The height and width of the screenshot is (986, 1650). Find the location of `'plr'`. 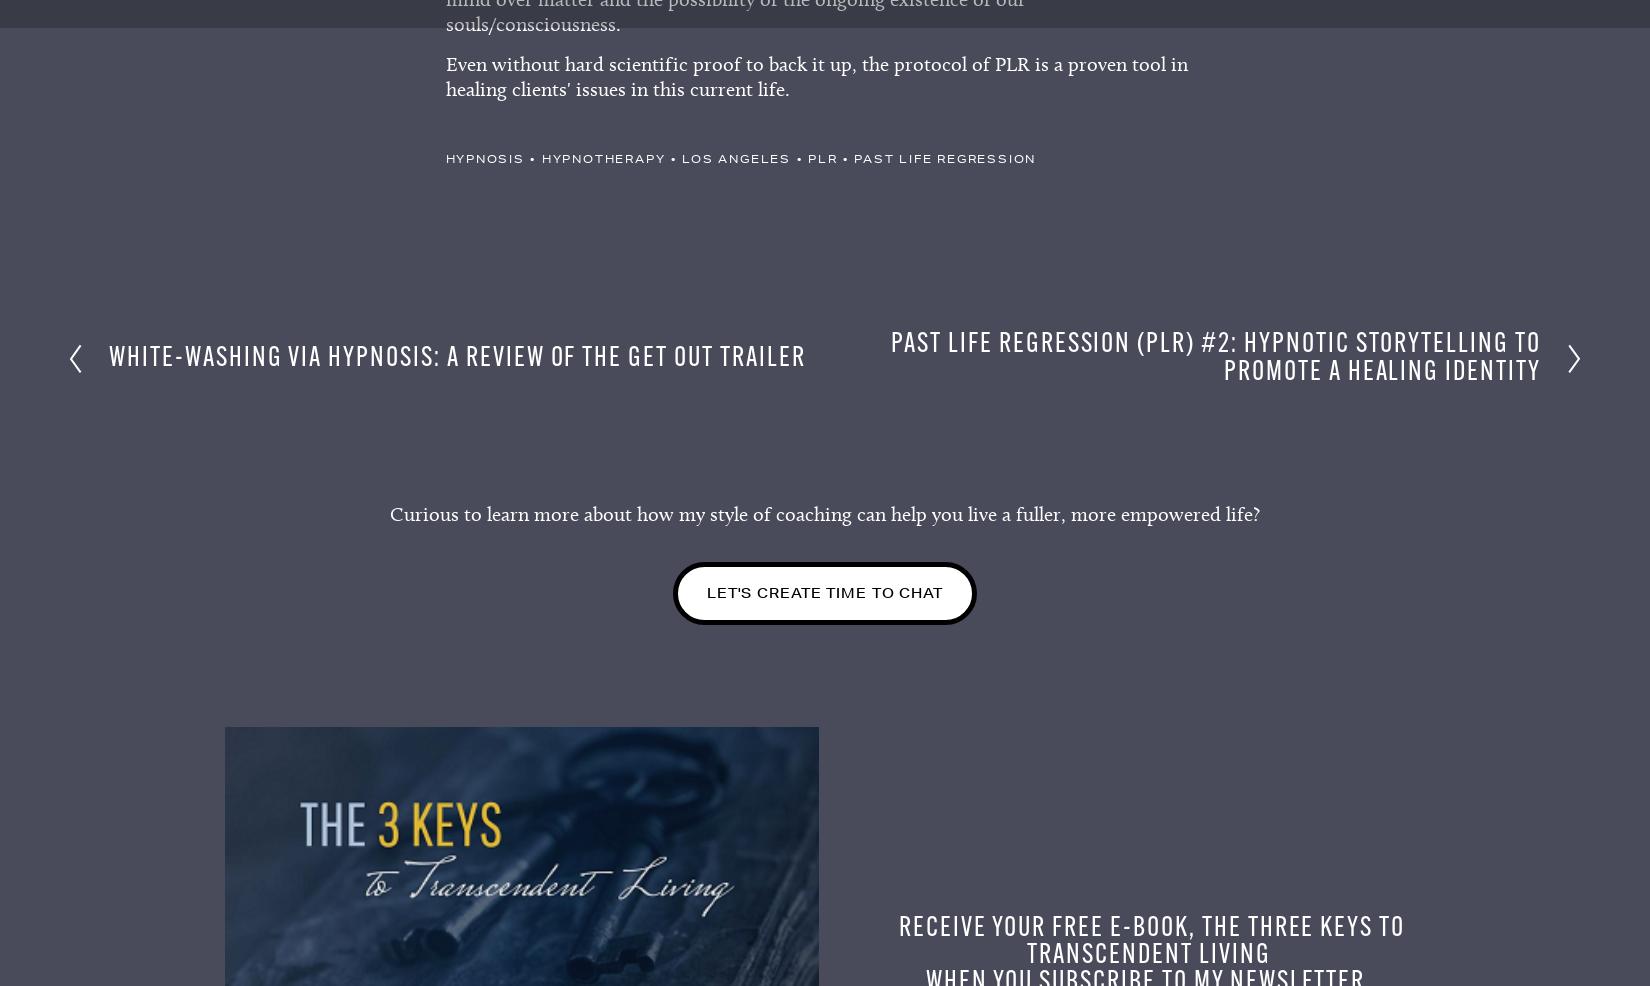

'plr' is located at coordinates (821, 164).